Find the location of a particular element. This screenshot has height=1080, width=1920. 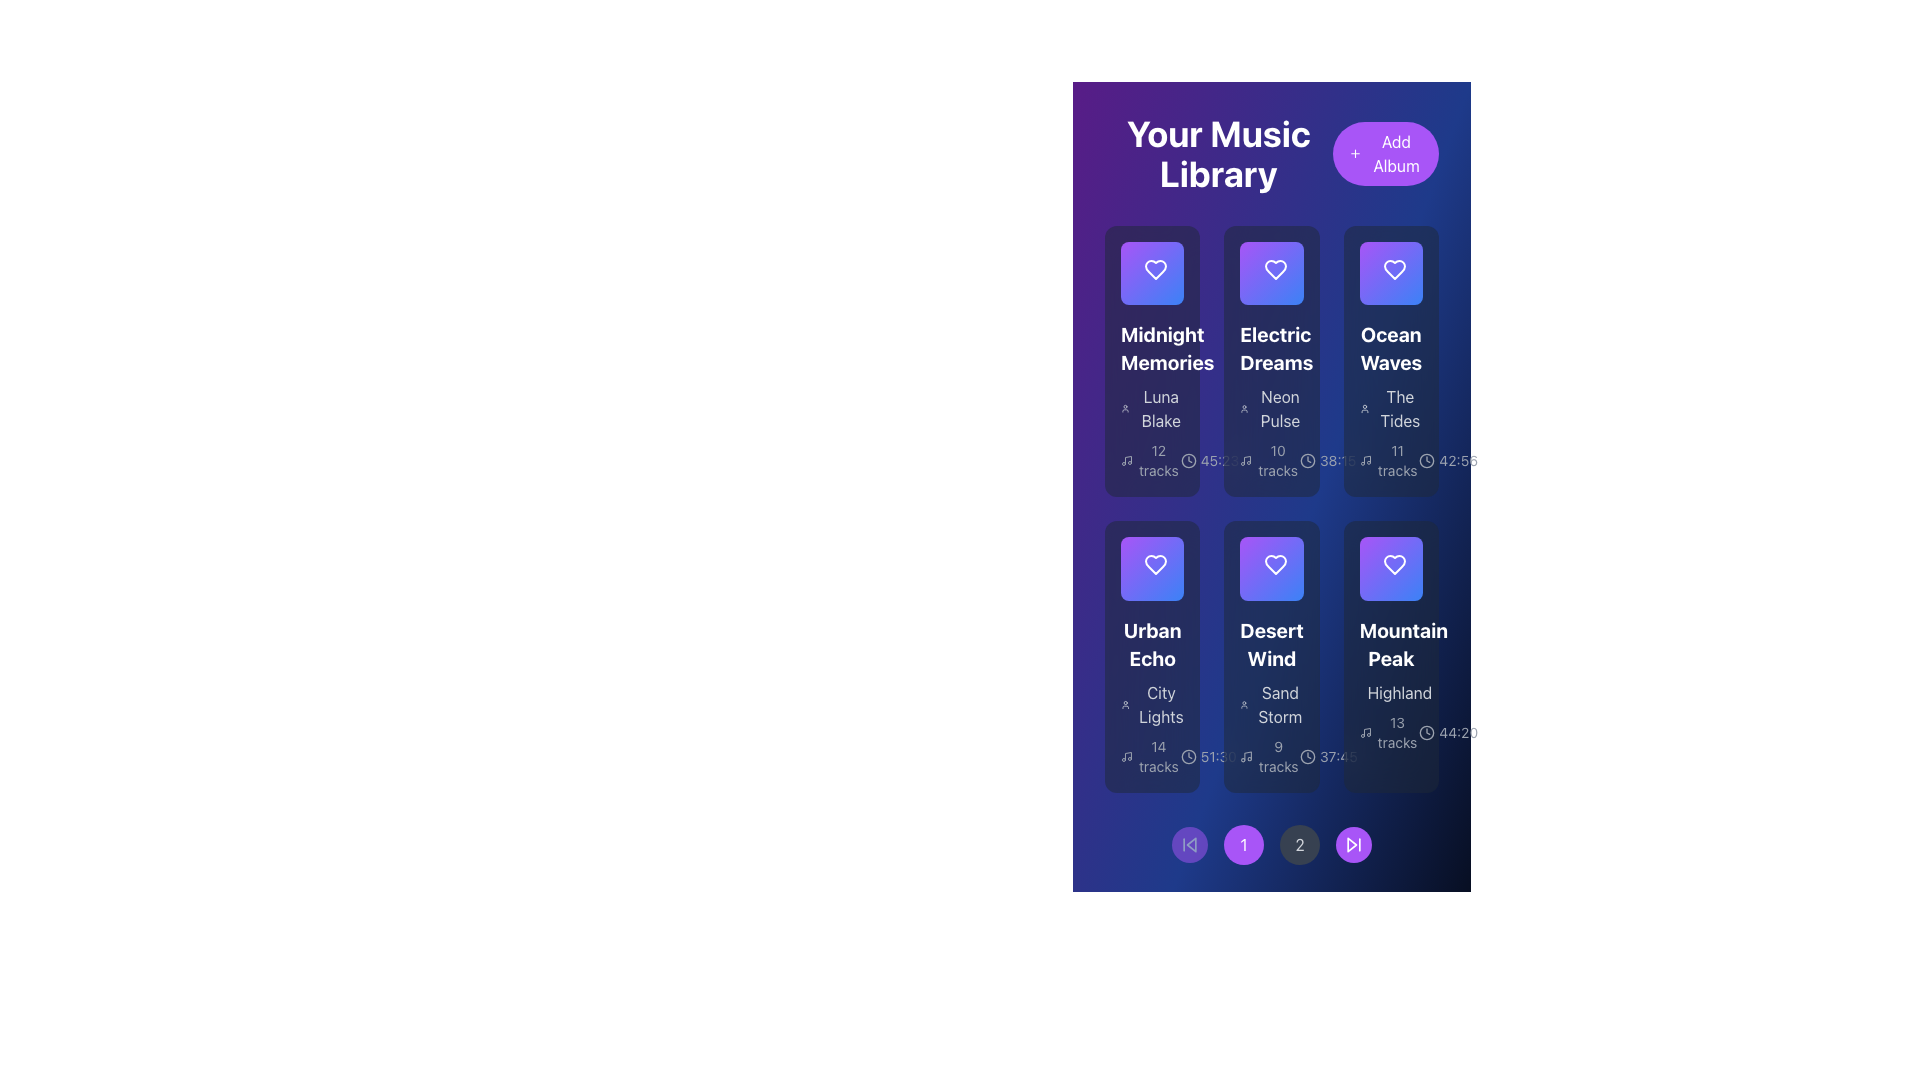

the triangular play icon located in the center of the second card in the top row of the grid layout under 'Your Music Library' to initiate play is located at coordinates (1271, 273).